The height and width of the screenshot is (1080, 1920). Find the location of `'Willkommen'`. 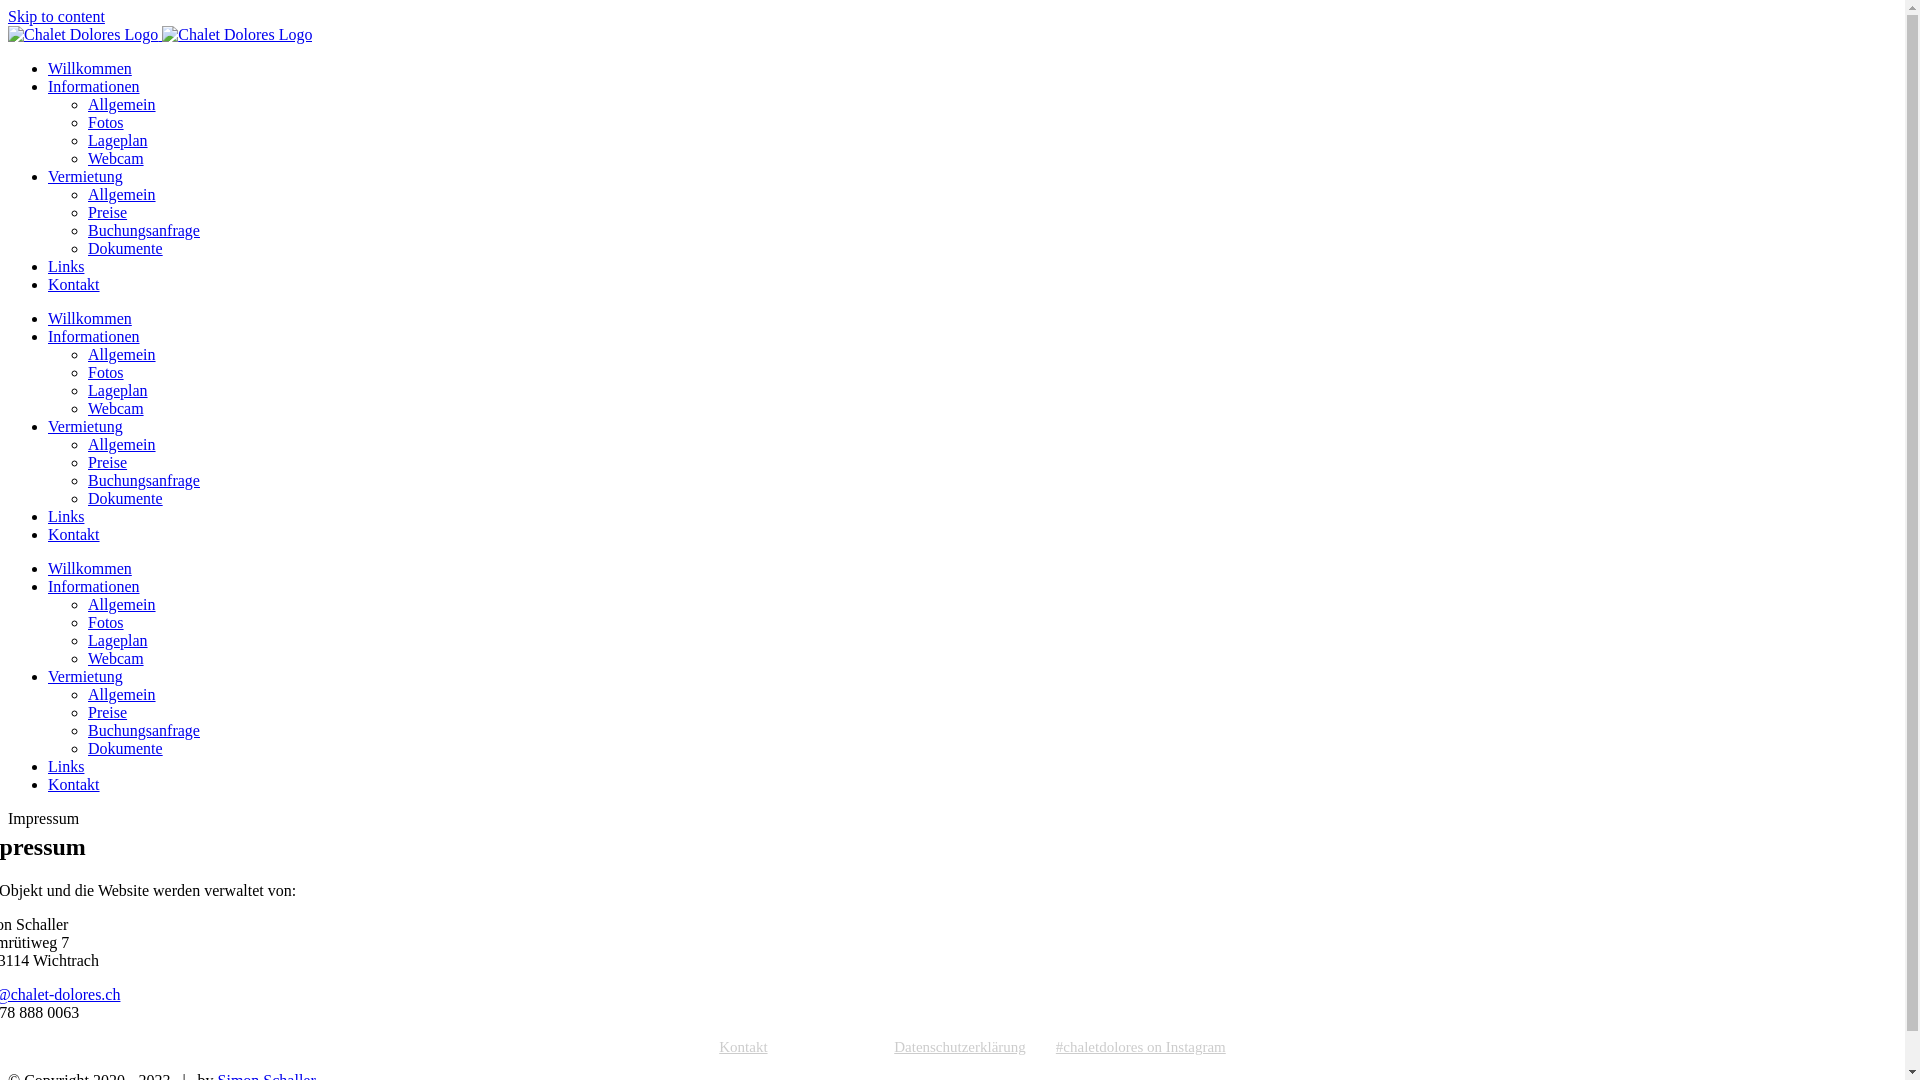

'Willkommen' is located at coordinates (48, 568).